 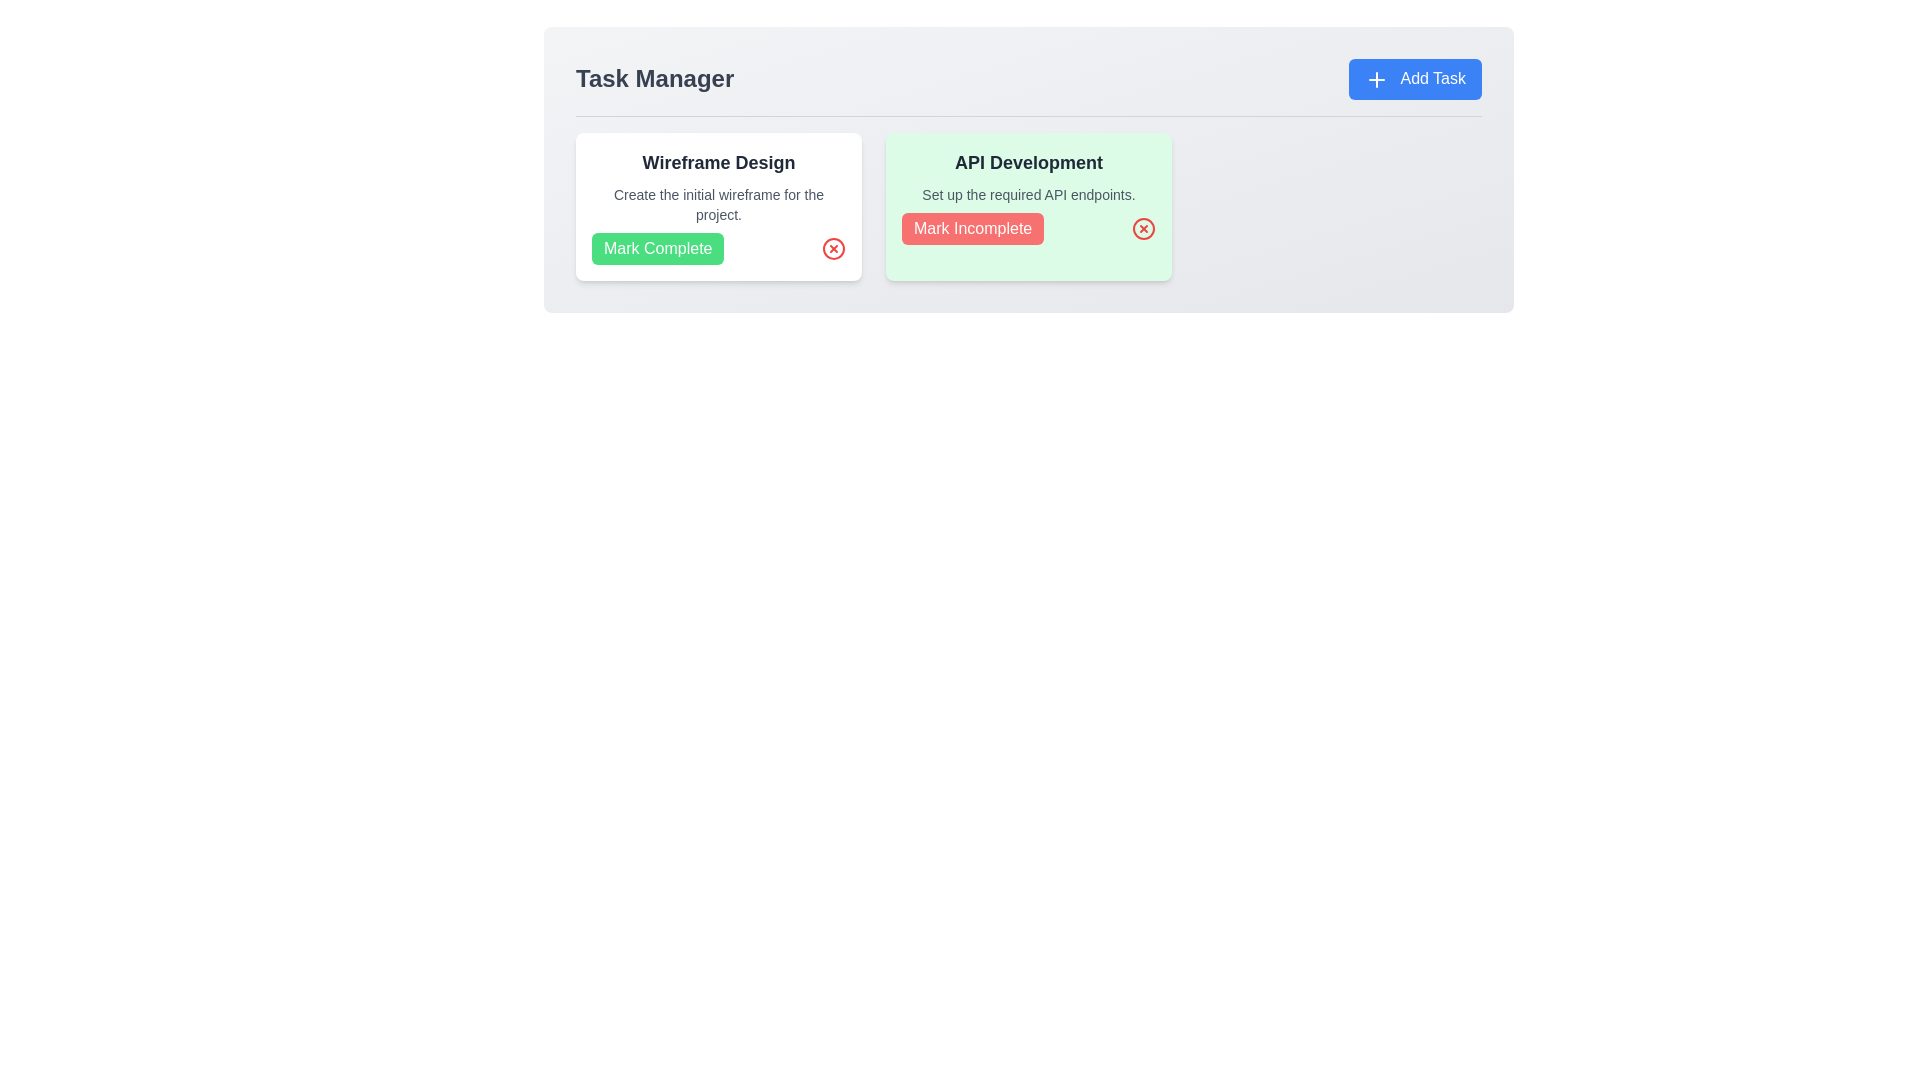 What do you see at coordinates (719, 161) in the screenshot?
I see `the Text Label that serves as the title for the task, which is positioned above the task description and the 'Mark Complete' button` at bounding box center [719, 161].